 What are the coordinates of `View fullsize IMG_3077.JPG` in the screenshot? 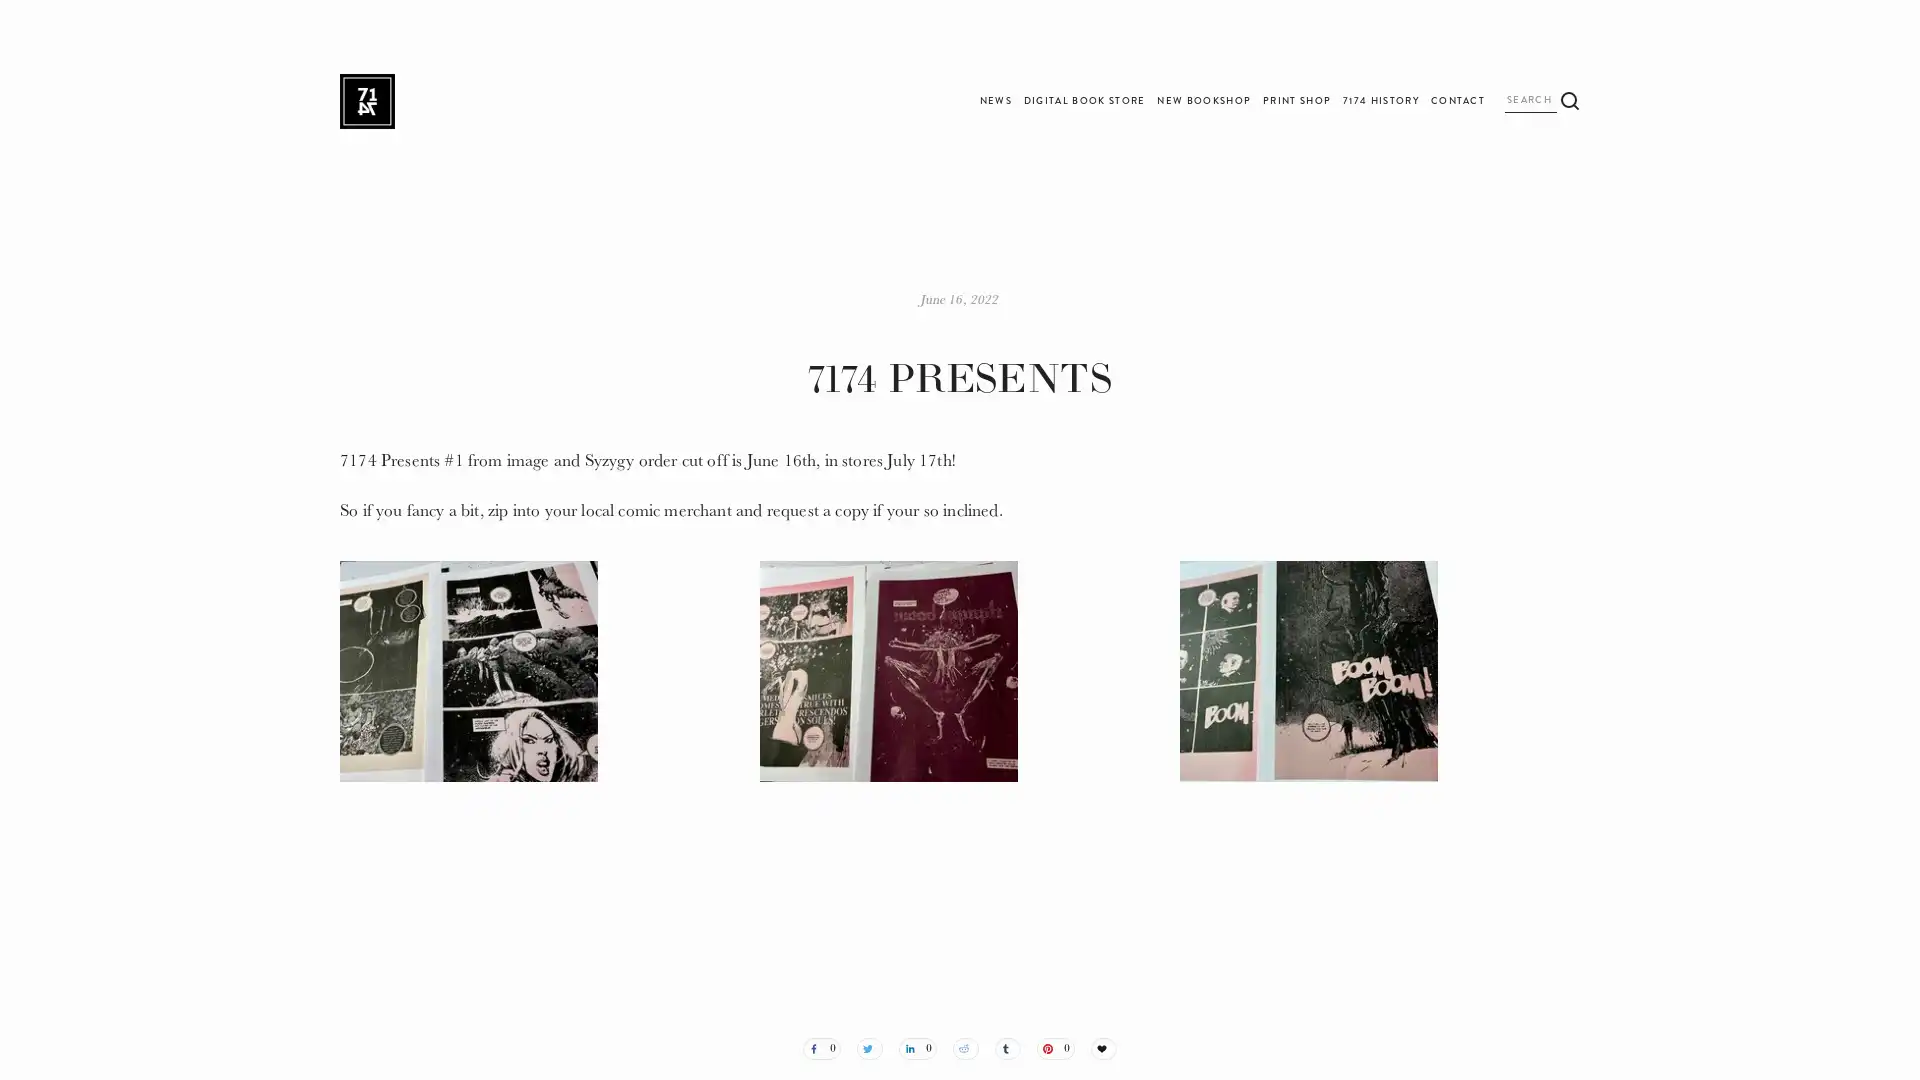 It's located at (539, 759).